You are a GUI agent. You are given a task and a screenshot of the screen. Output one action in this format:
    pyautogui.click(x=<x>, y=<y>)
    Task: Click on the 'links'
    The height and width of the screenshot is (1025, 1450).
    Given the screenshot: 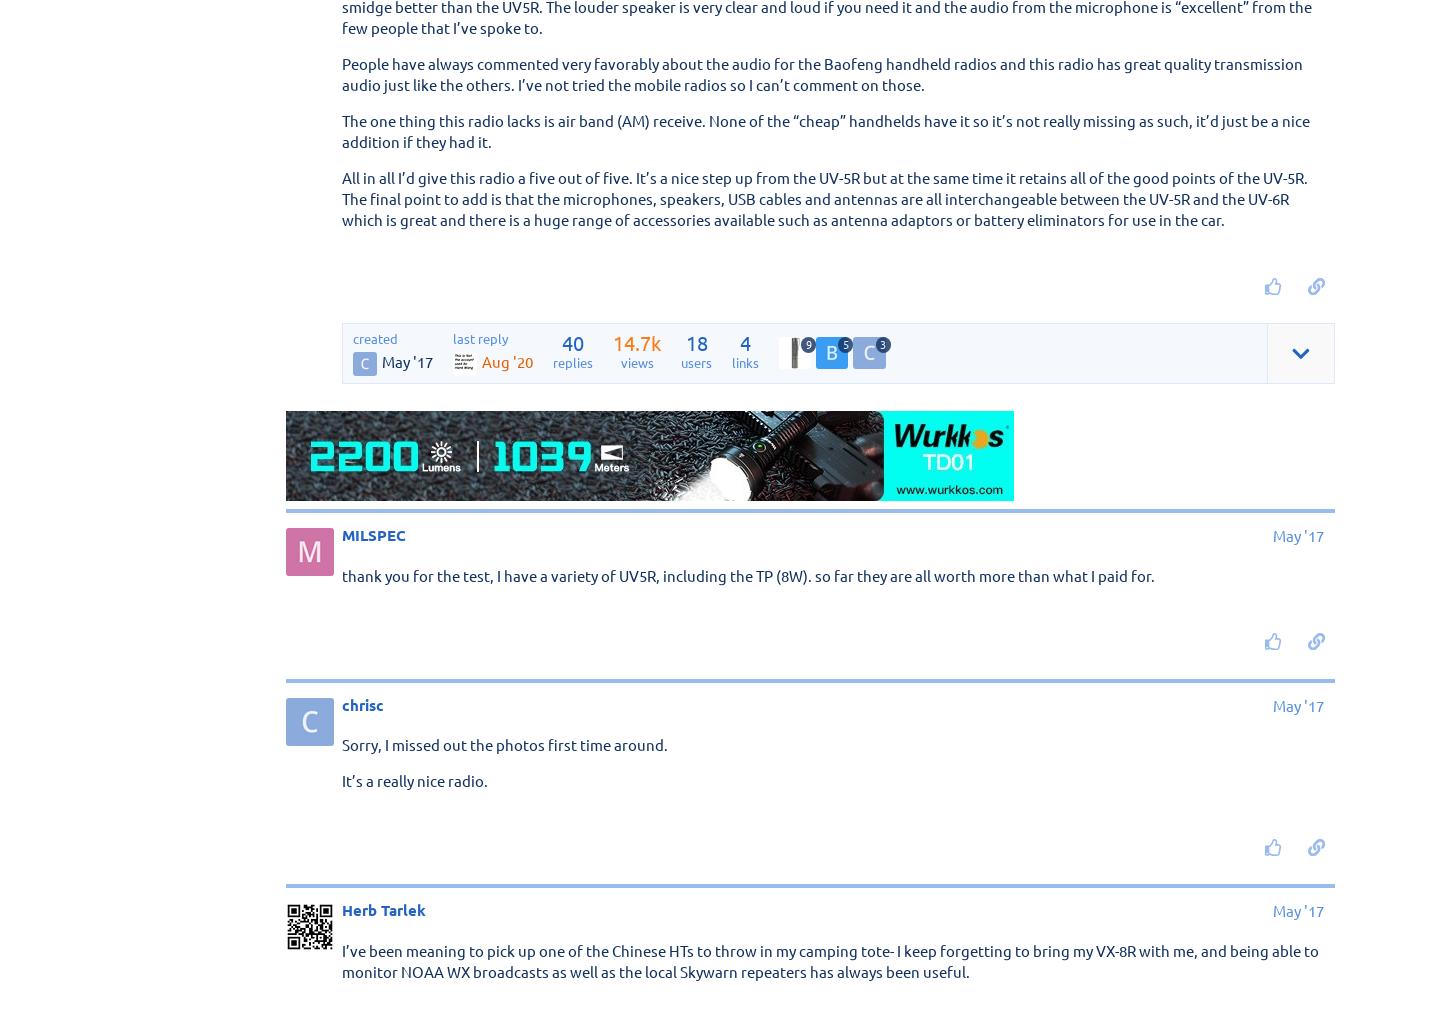 What is the action you would take?
    pyautogui.click(x=731, y=360)
    